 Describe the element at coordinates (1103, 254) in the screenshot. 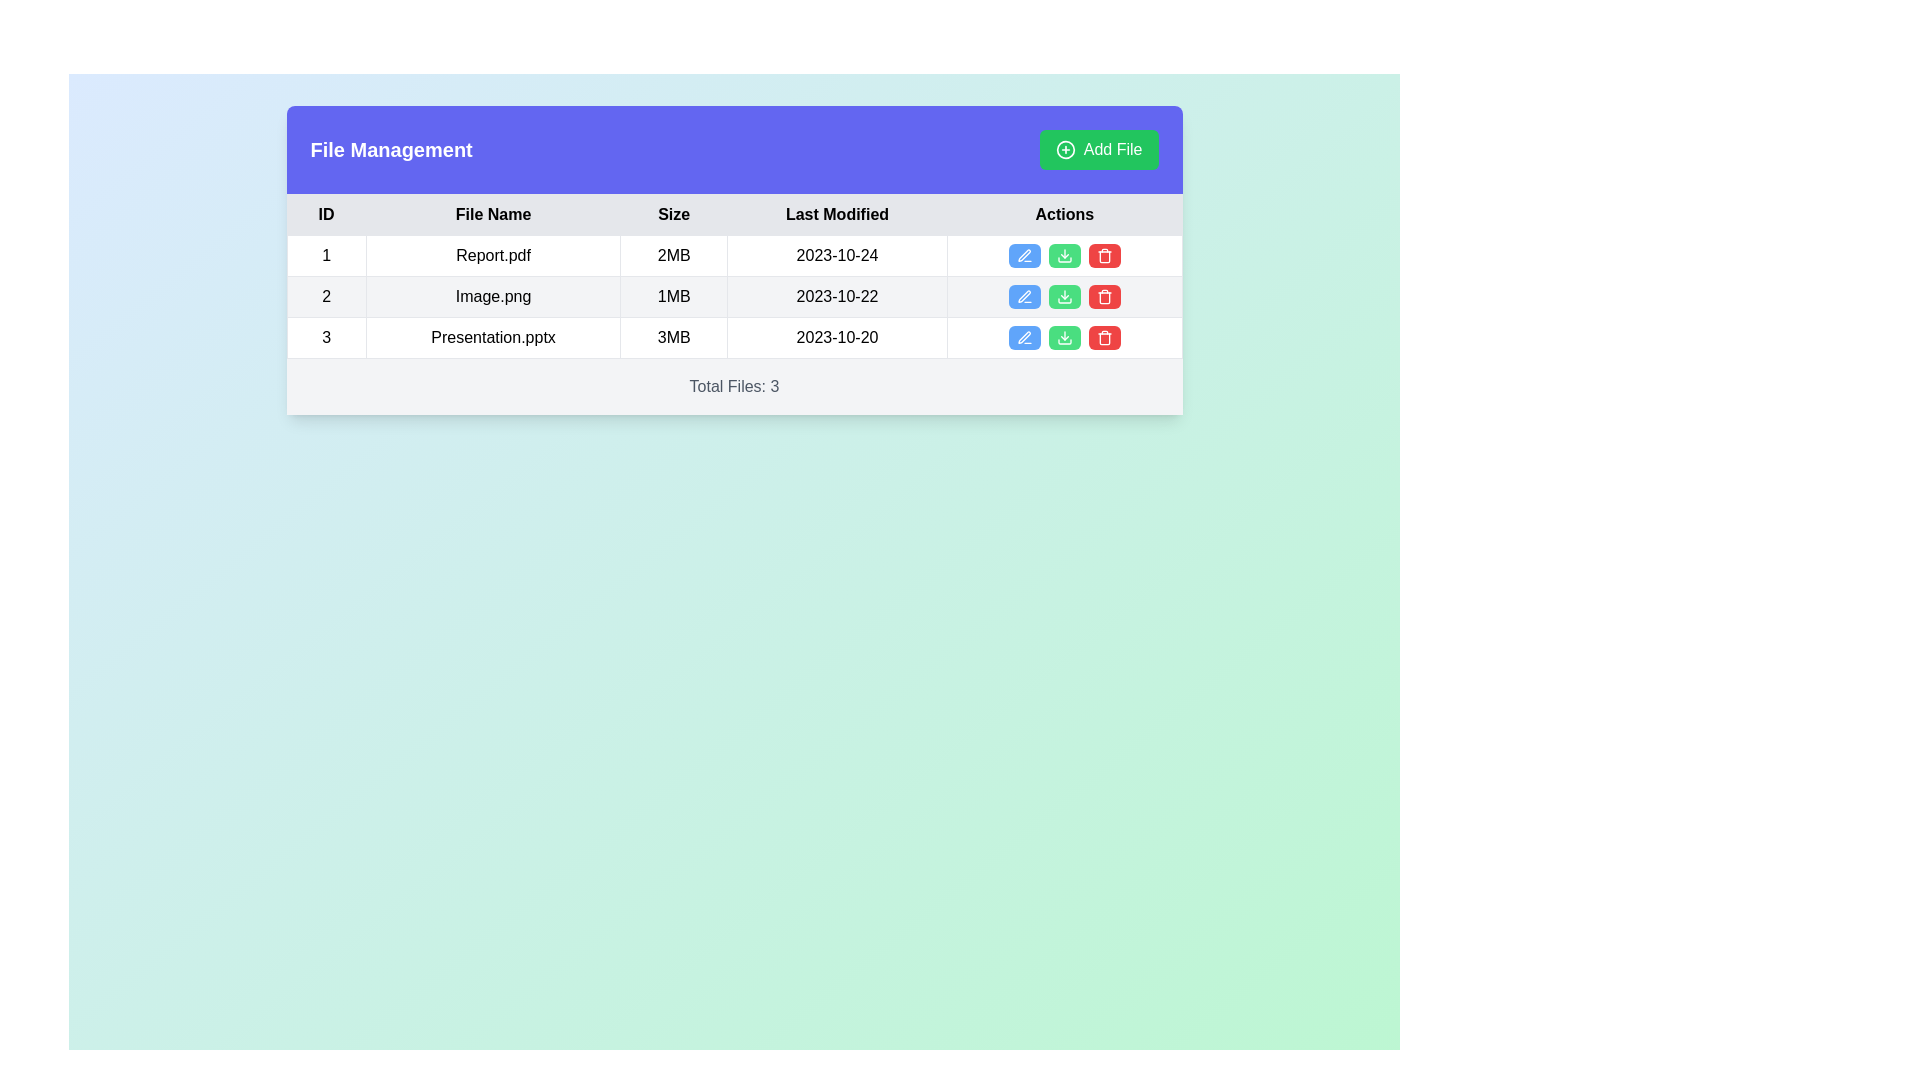

I see `the trash can button, which is the third action button in the row's 'Actions' column` at that location.